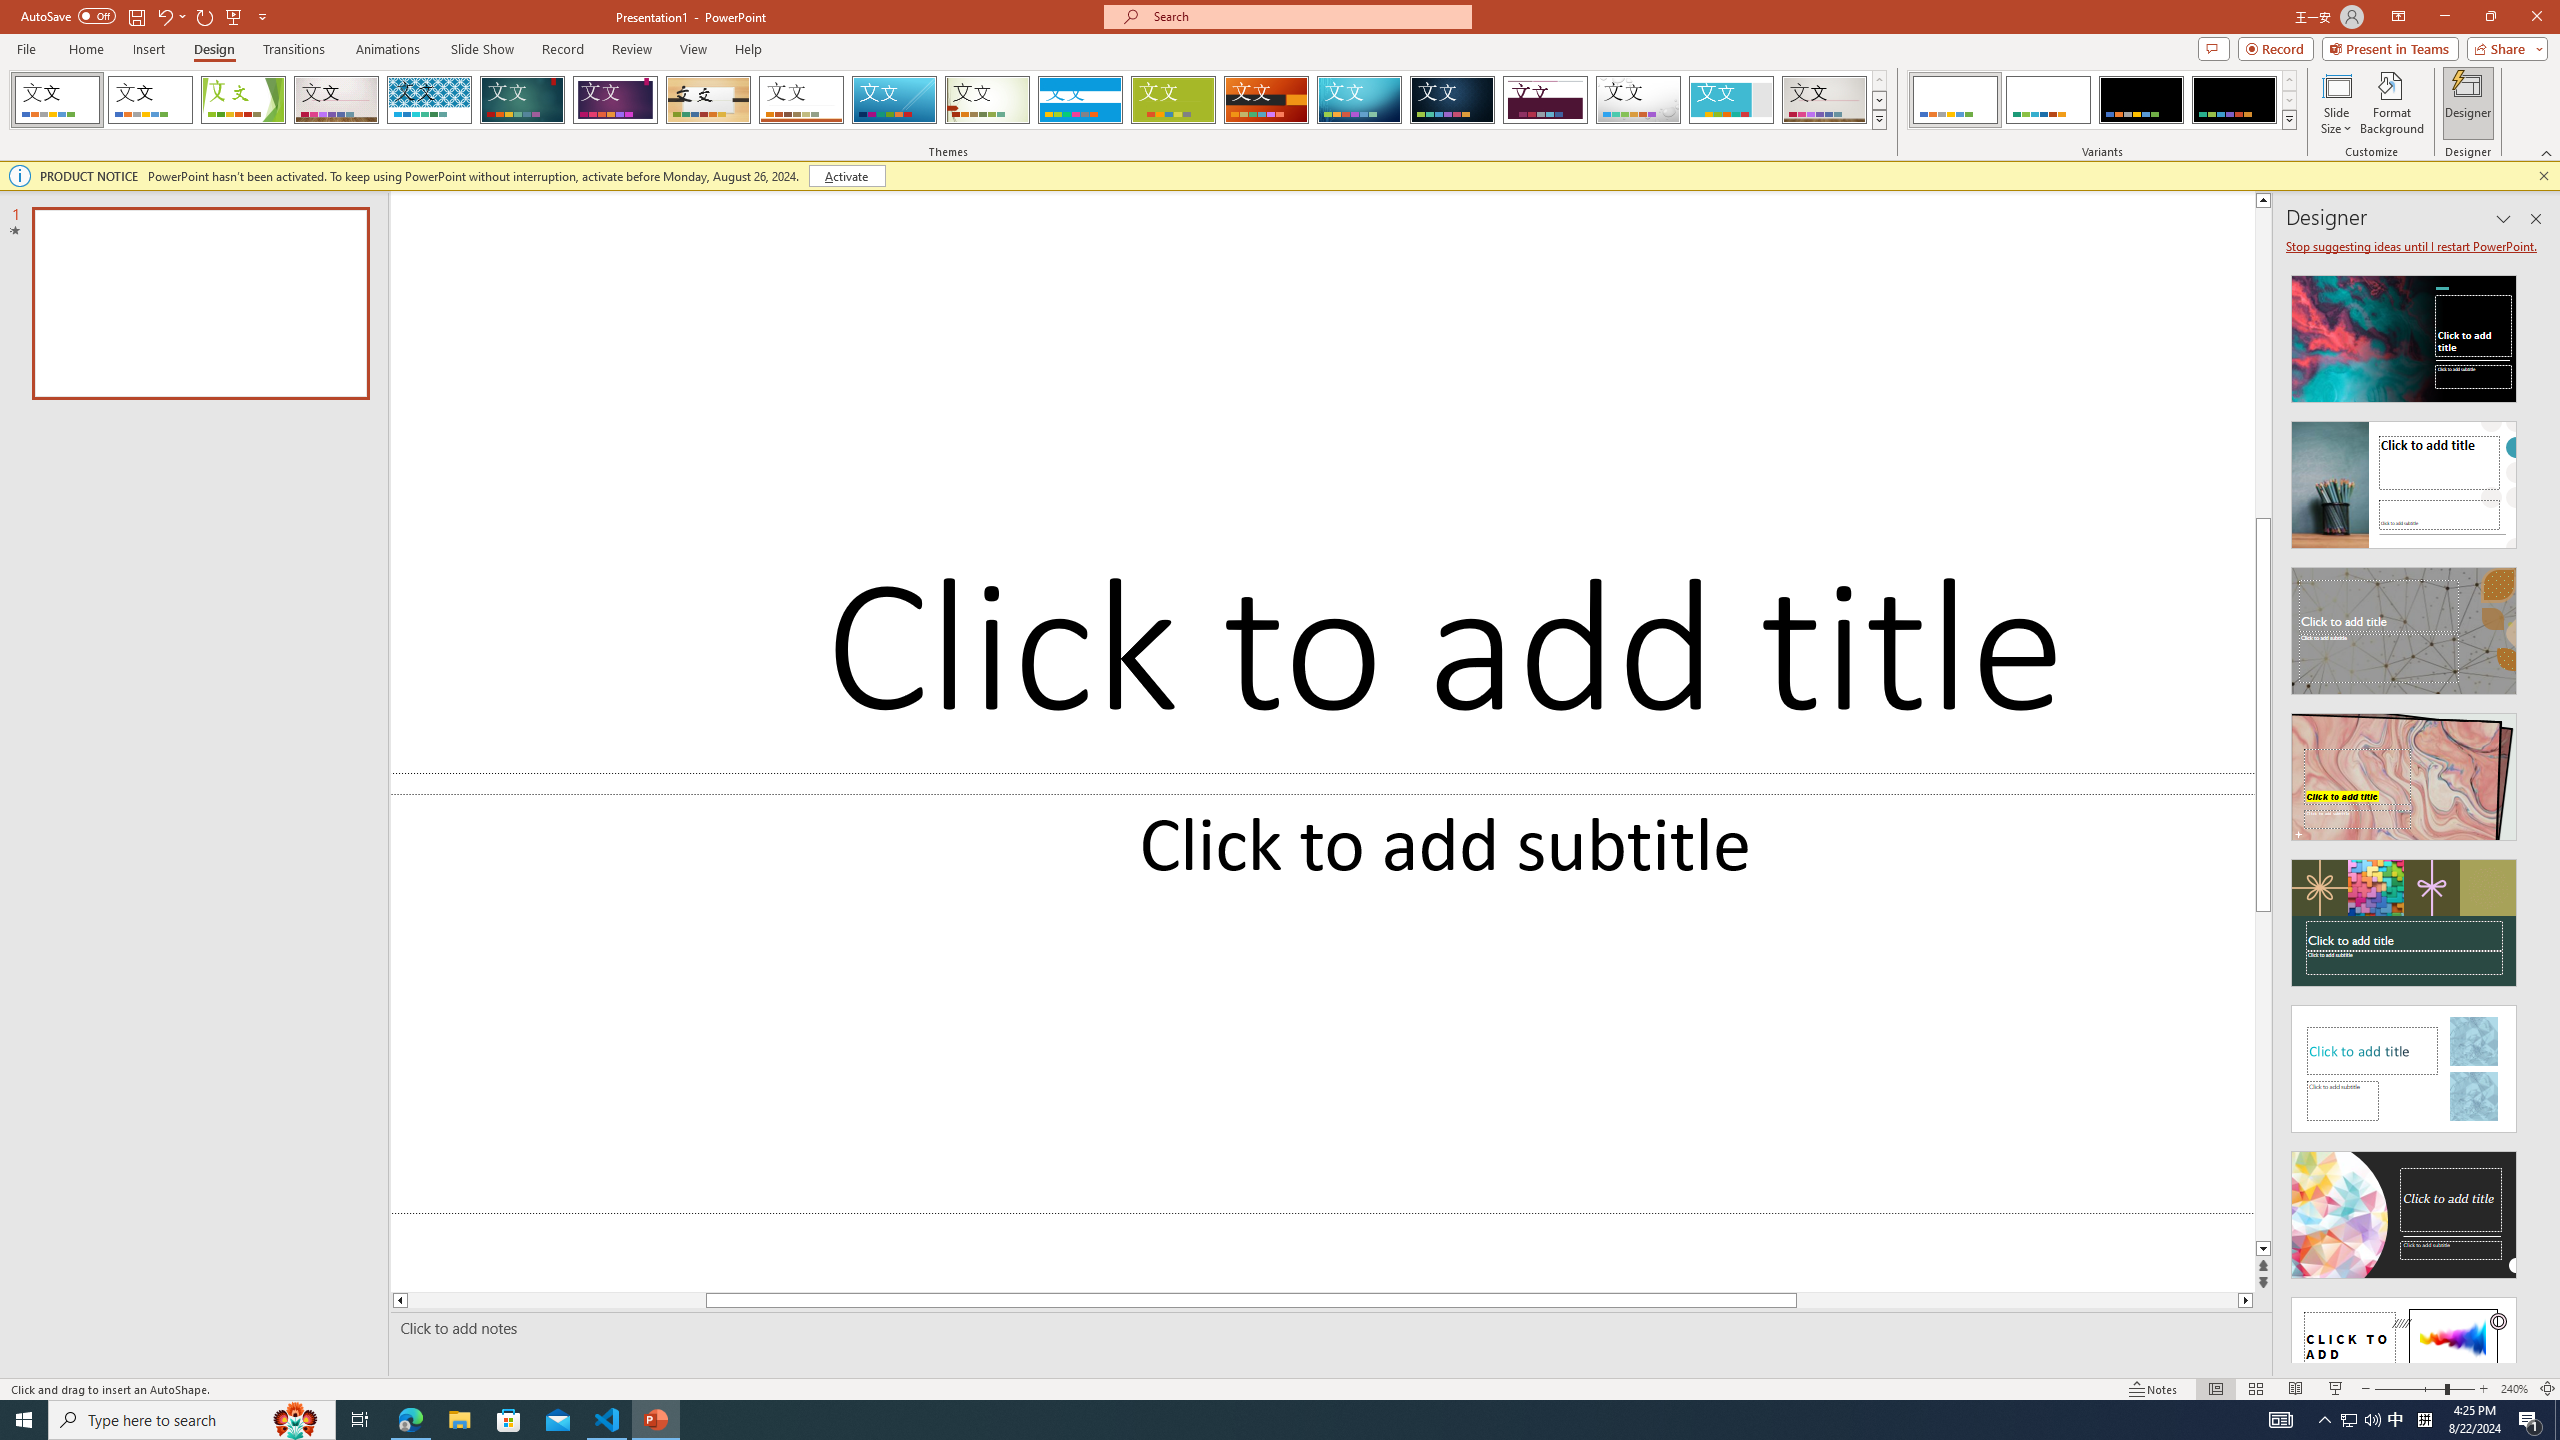  What do you see at coordinates (2287, 118) in the screenshot?
I see `'Variants'` at bounding box center [2287, 118].